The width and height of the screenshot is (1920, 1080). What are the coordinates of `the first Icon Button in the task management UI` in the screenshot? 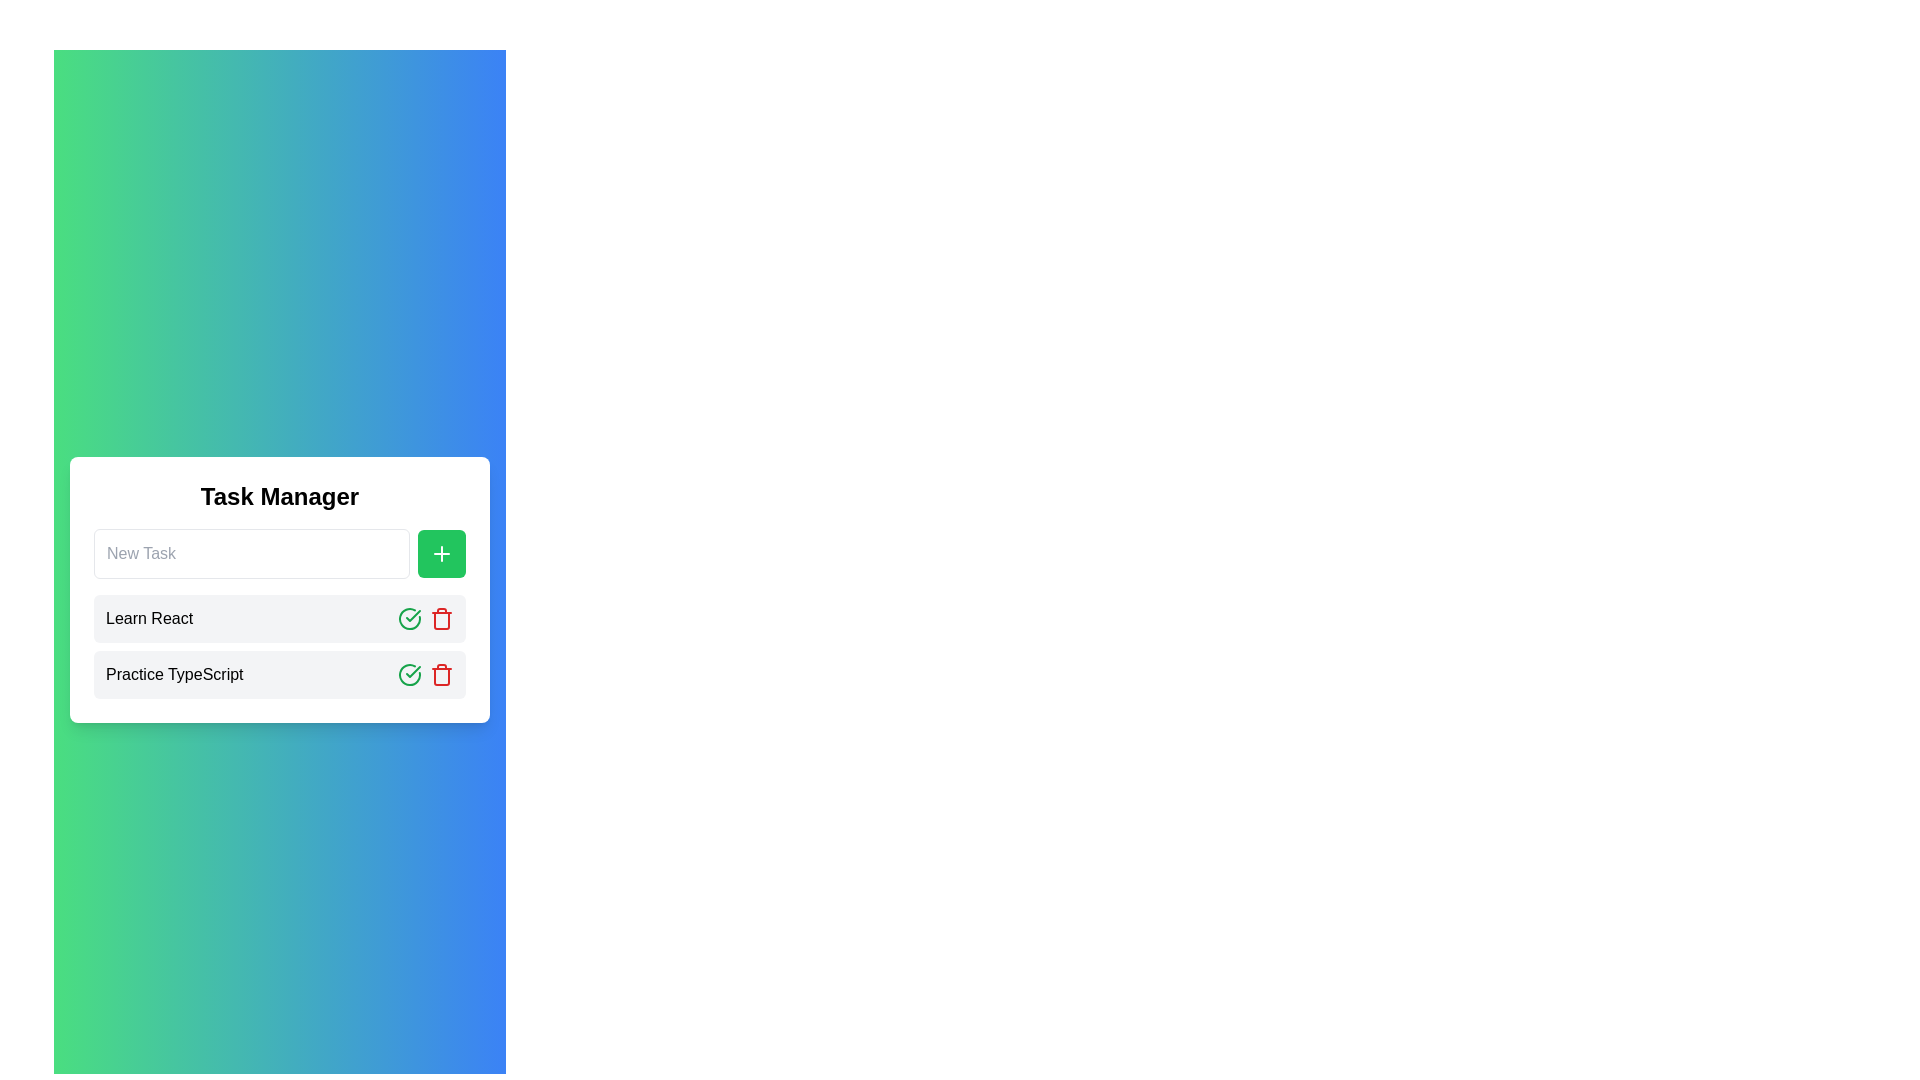 It's located at (408, 675).